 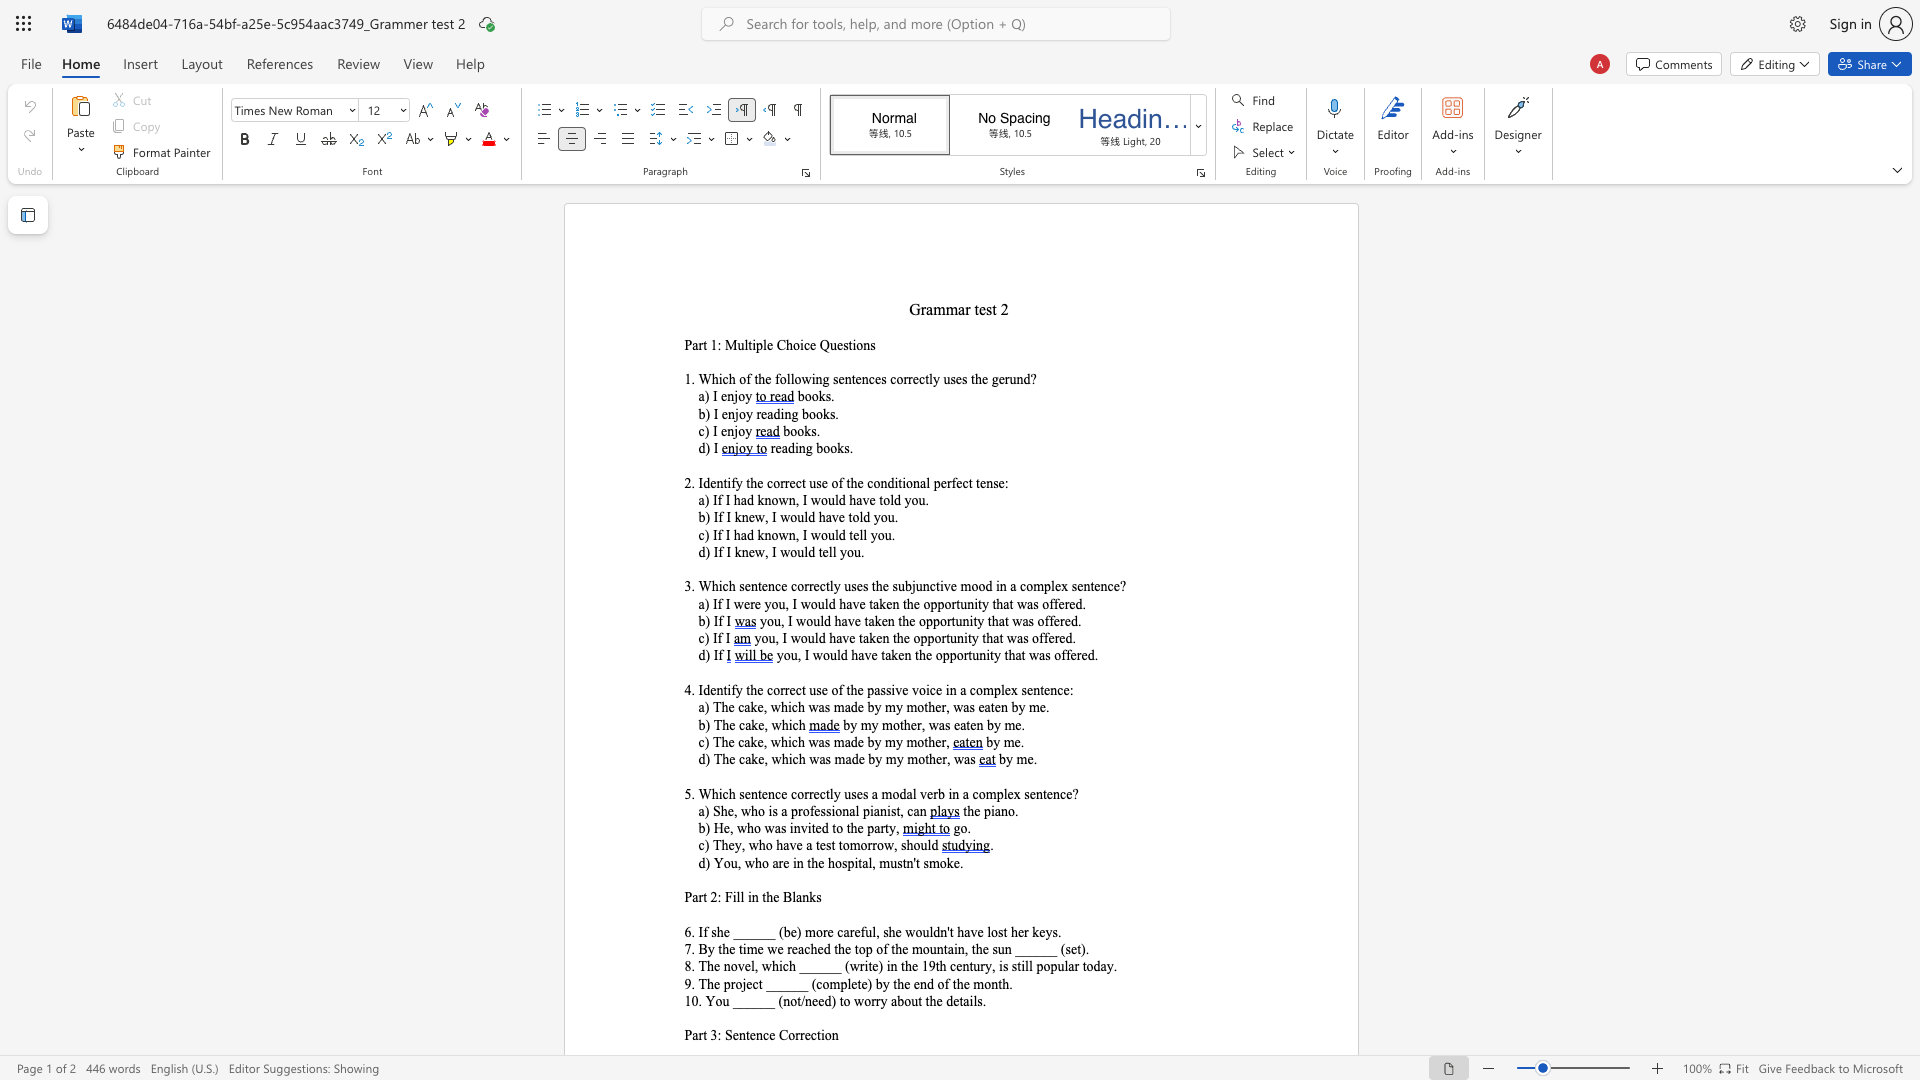 What do you see at coordinates (789, 655) in the screenshot?
I see `the subset text "u, I would have taken the opportuni" within the text "you, I would have taken the opportunity that was offered."` at bounding box center [789, 655].